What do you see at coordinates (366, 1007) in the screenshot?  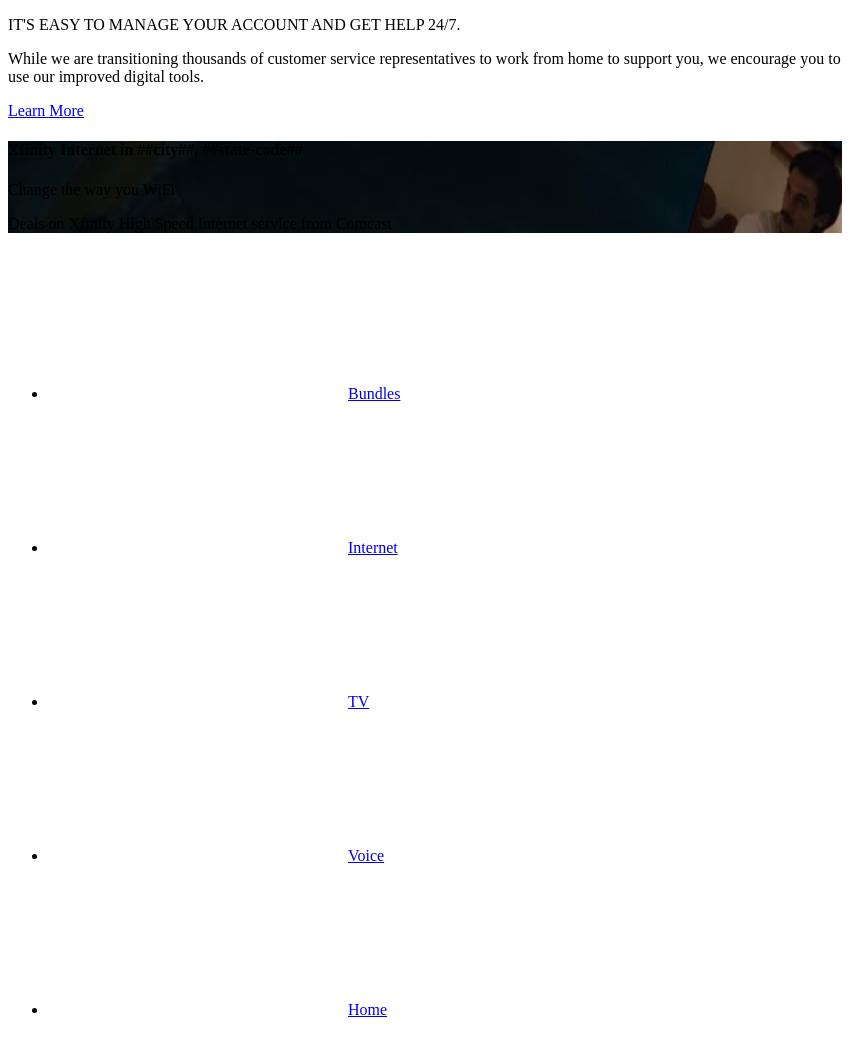 I see `'Home'` at bounding box center [366, 1007].